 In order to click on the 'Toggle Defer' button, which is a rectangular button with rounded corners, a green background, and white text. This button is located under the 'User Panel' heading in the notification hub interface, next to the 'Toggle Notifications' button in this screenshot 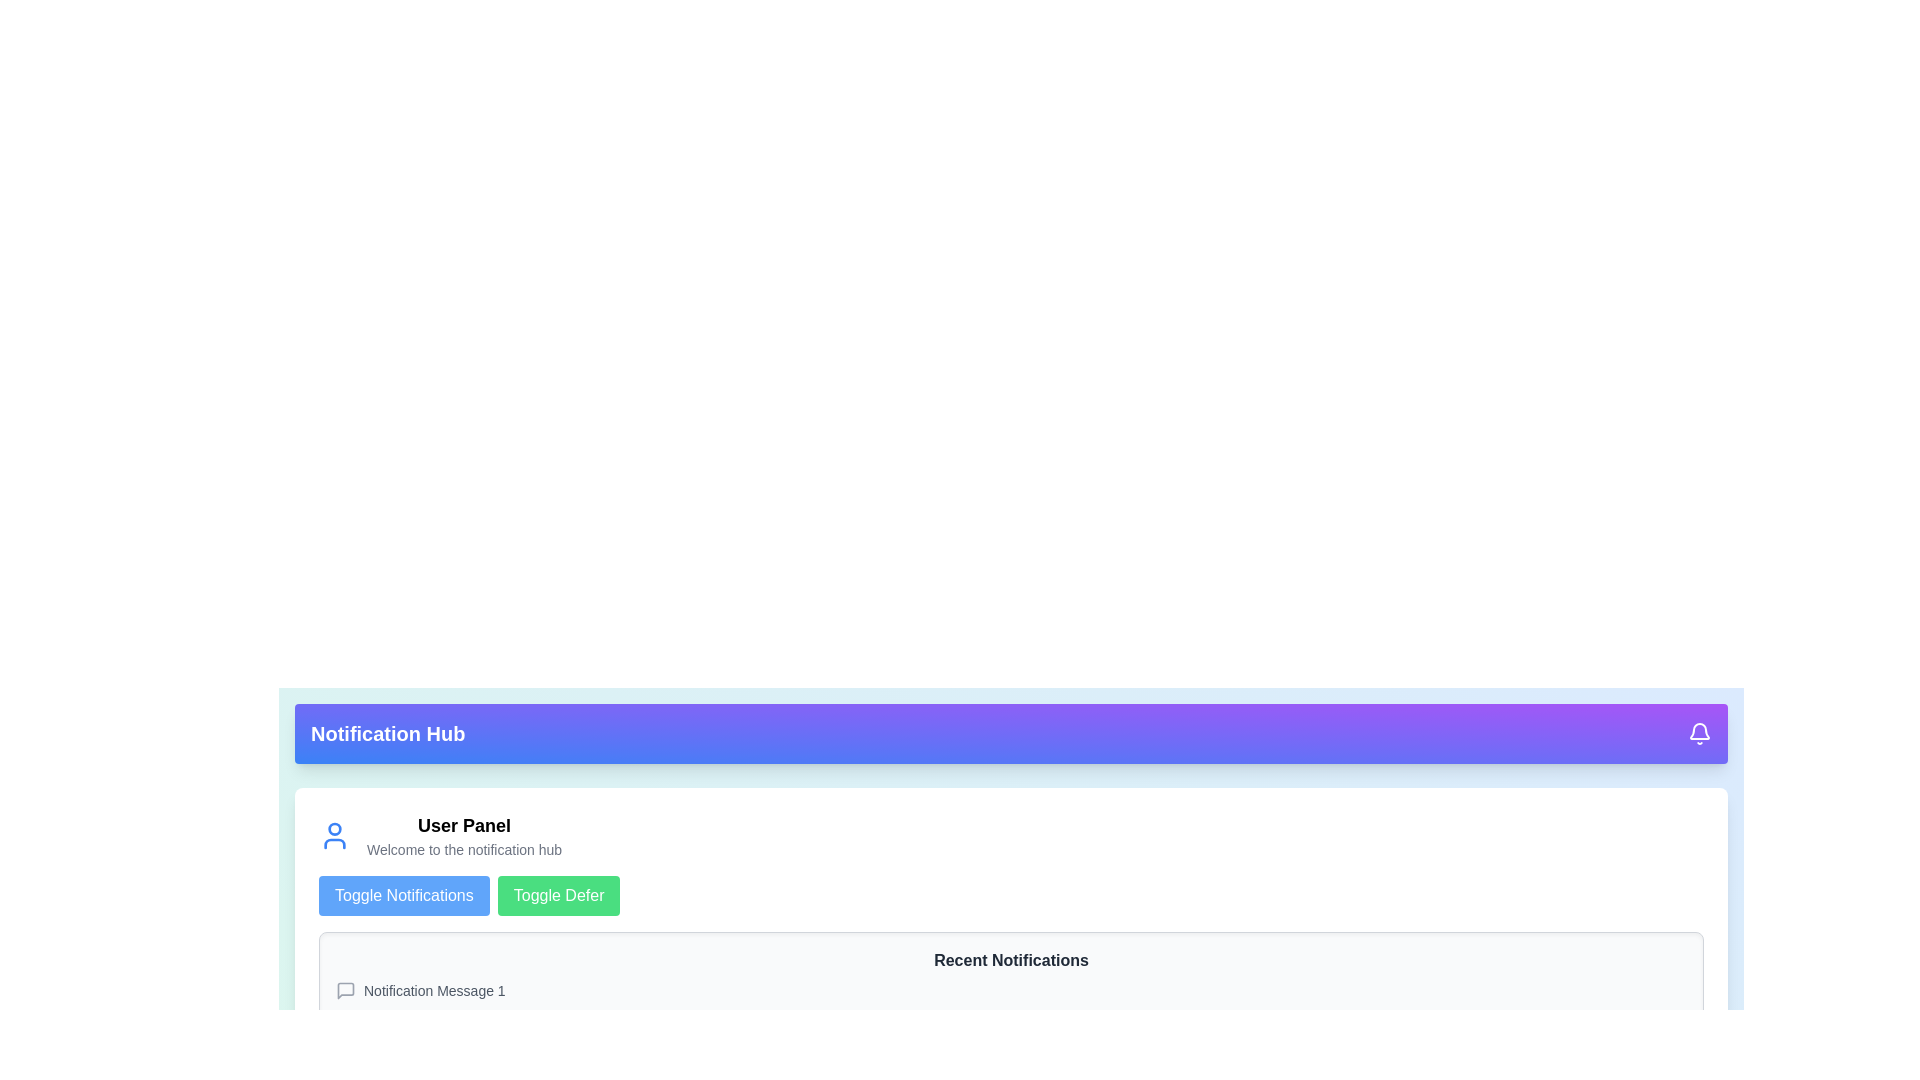, I will do `click(559, 894)`.